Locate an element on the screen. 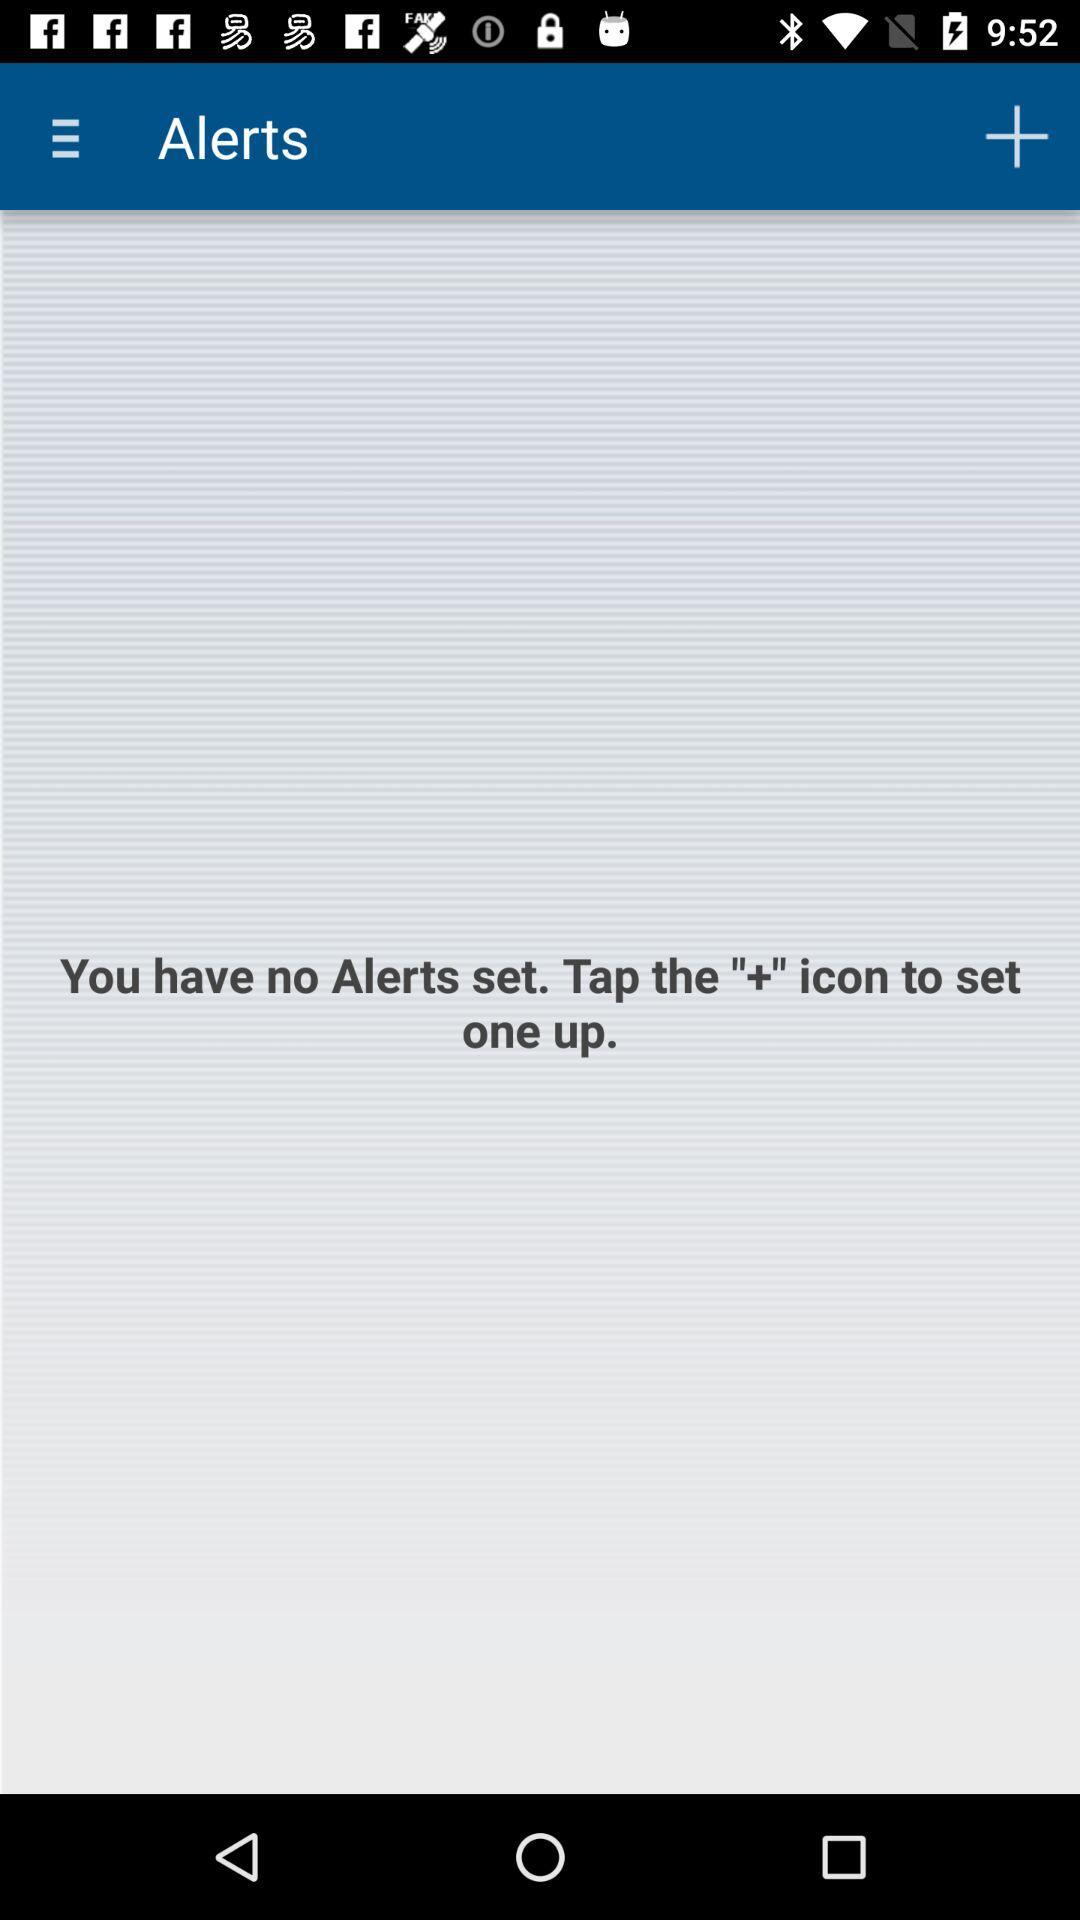  item next to the alerts is located at coordinates (1017, 135).